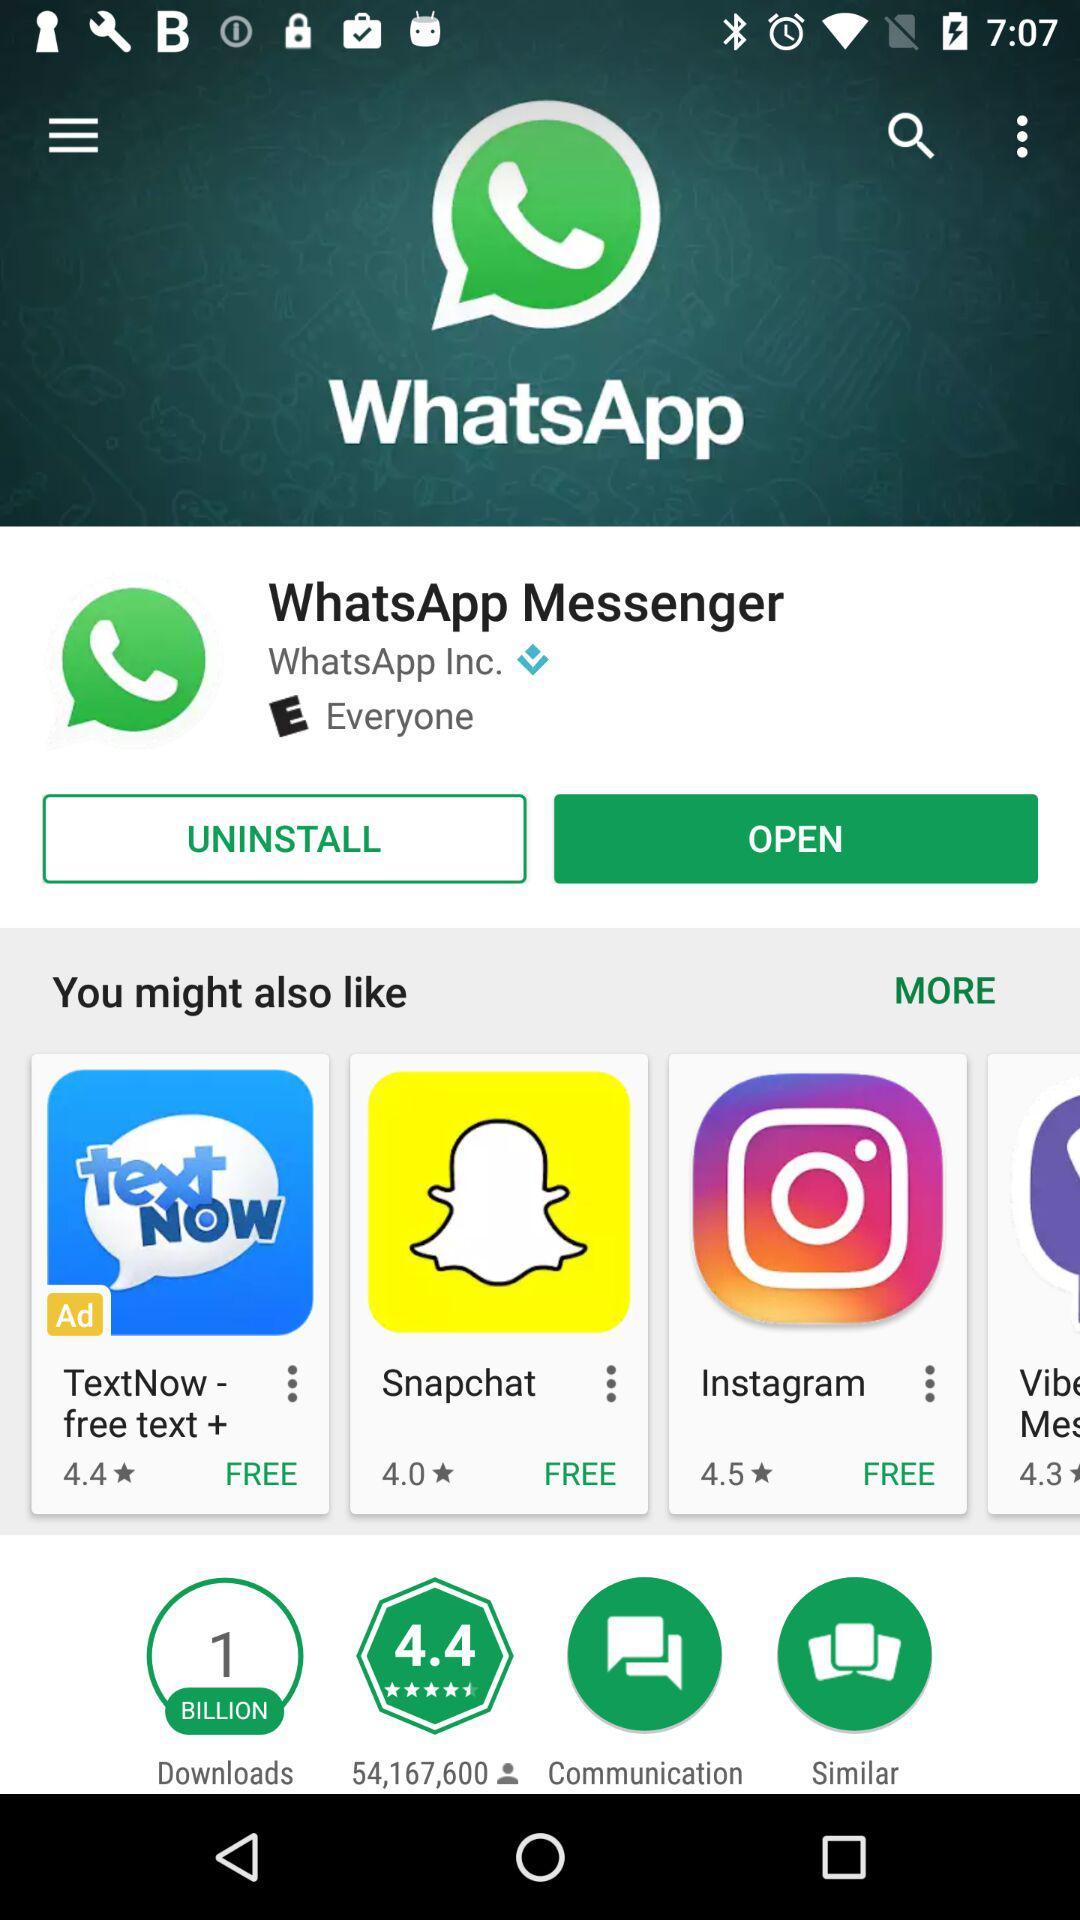  What do you see at coordinates (506, 1773) in the screenshot?
I see `the icon on the right next to the text 54167600 on the web page` at bounding box center [506, 1773].